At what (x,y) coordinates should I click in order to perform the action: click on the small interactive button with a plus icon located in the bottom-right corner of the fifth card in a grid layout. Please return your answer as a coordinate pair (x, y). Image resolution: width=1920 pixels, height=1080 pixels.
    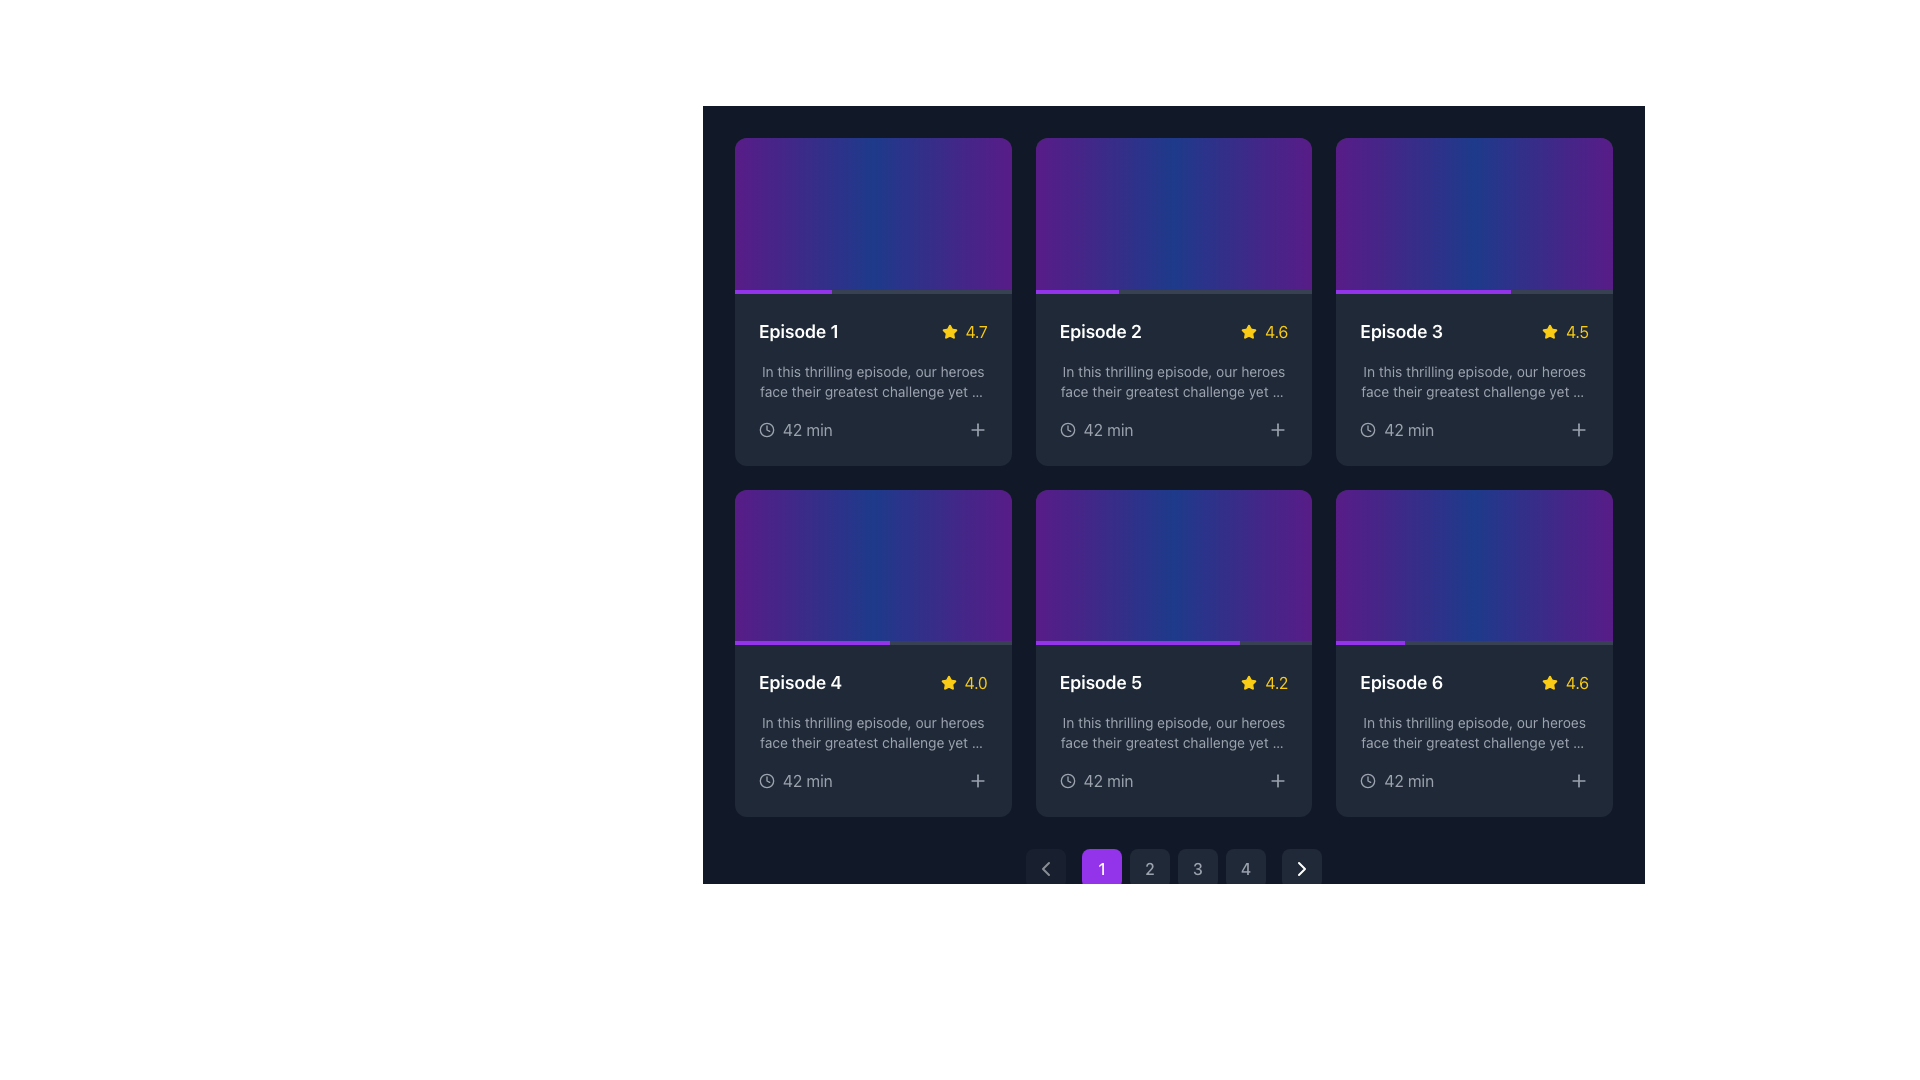
    Looking at the image, I should click on (1277, 780).